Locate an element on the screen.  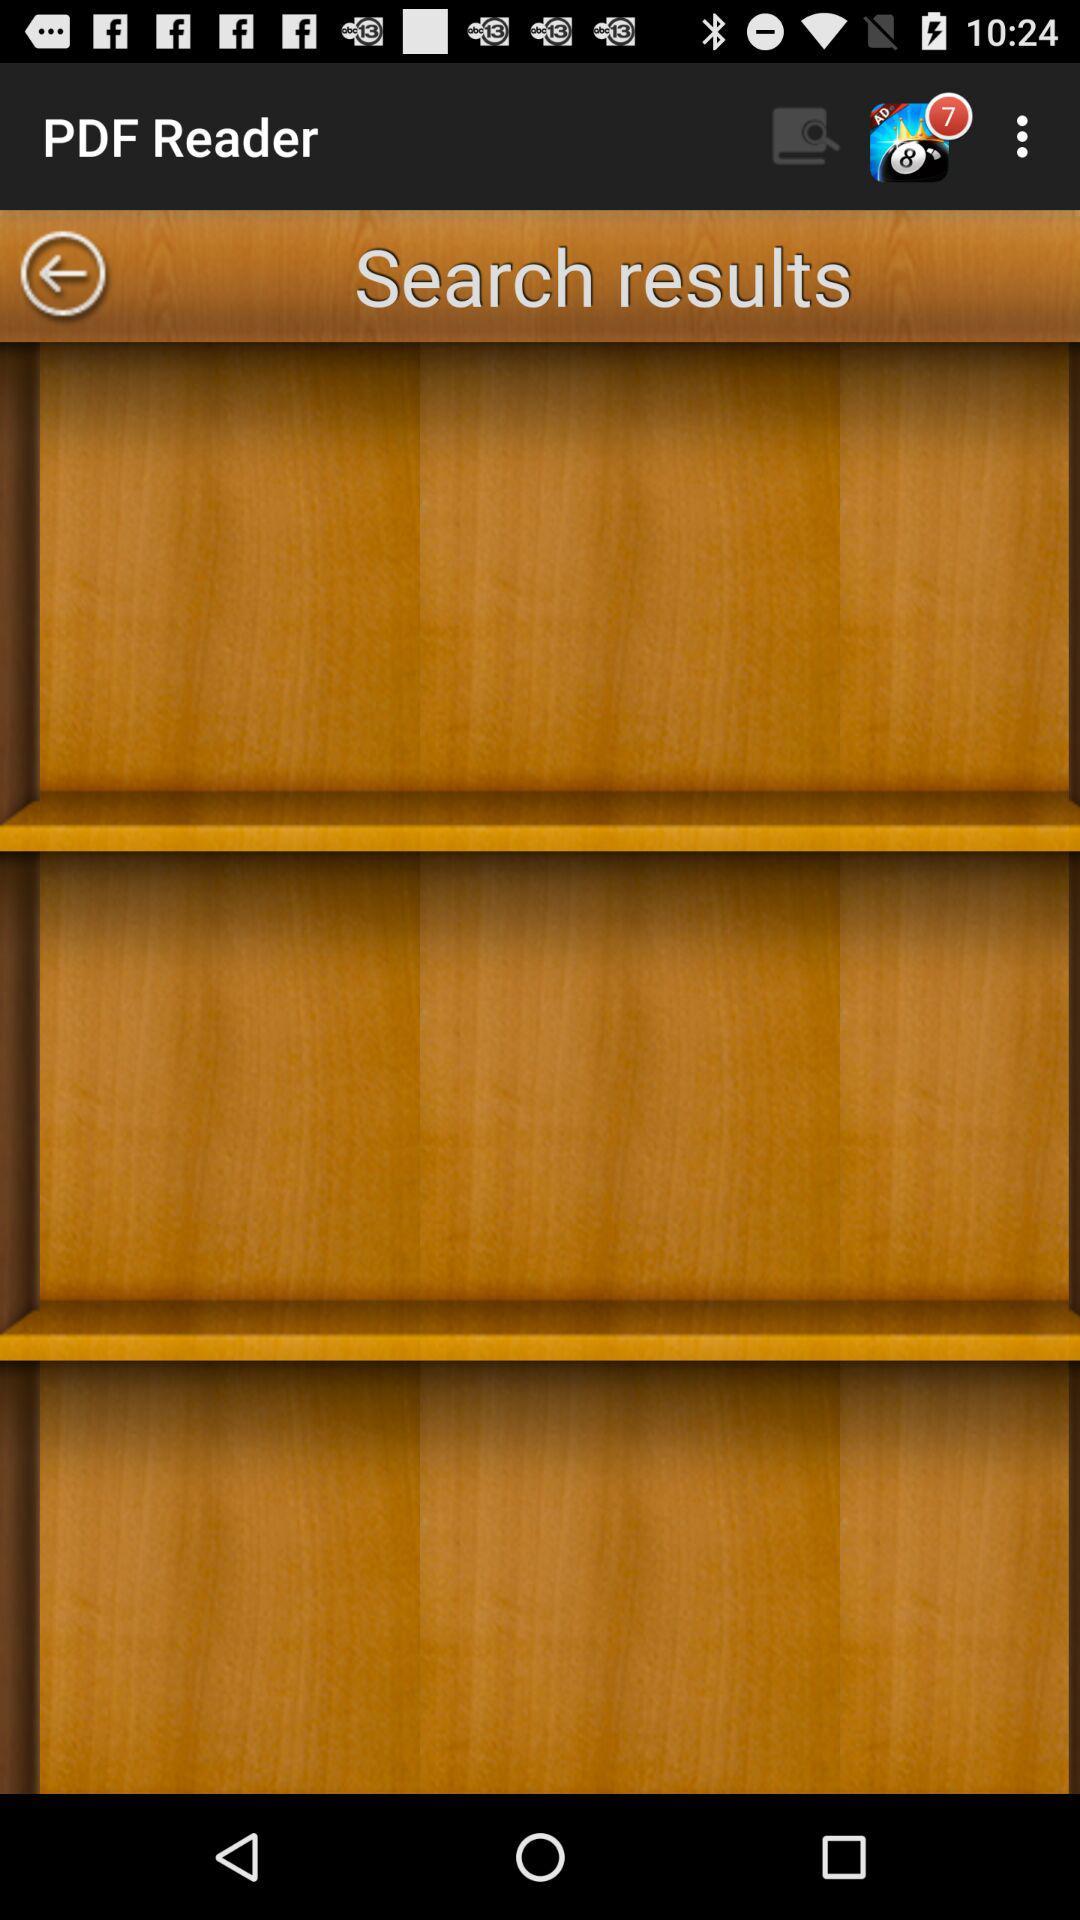
item below pdf reader app is located at coordinates (61, 275).